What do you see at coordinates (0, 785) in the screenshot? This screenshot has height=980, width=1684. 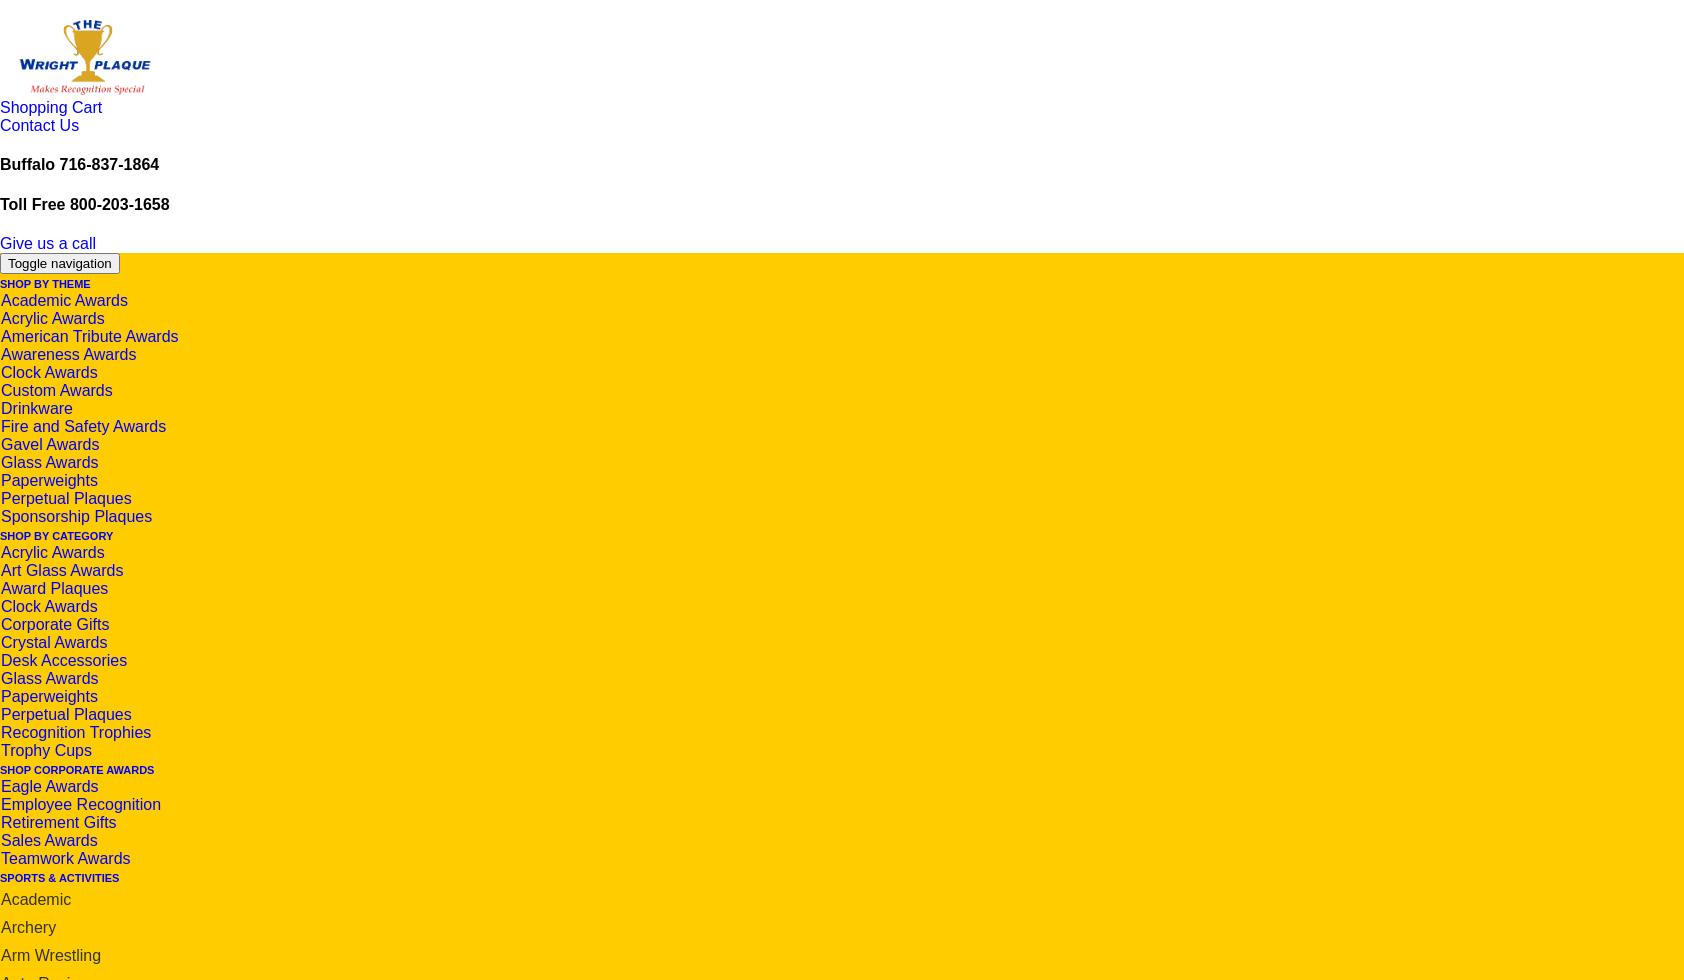 I see `'Eagle Awards'` at bounding box center [0, 785].